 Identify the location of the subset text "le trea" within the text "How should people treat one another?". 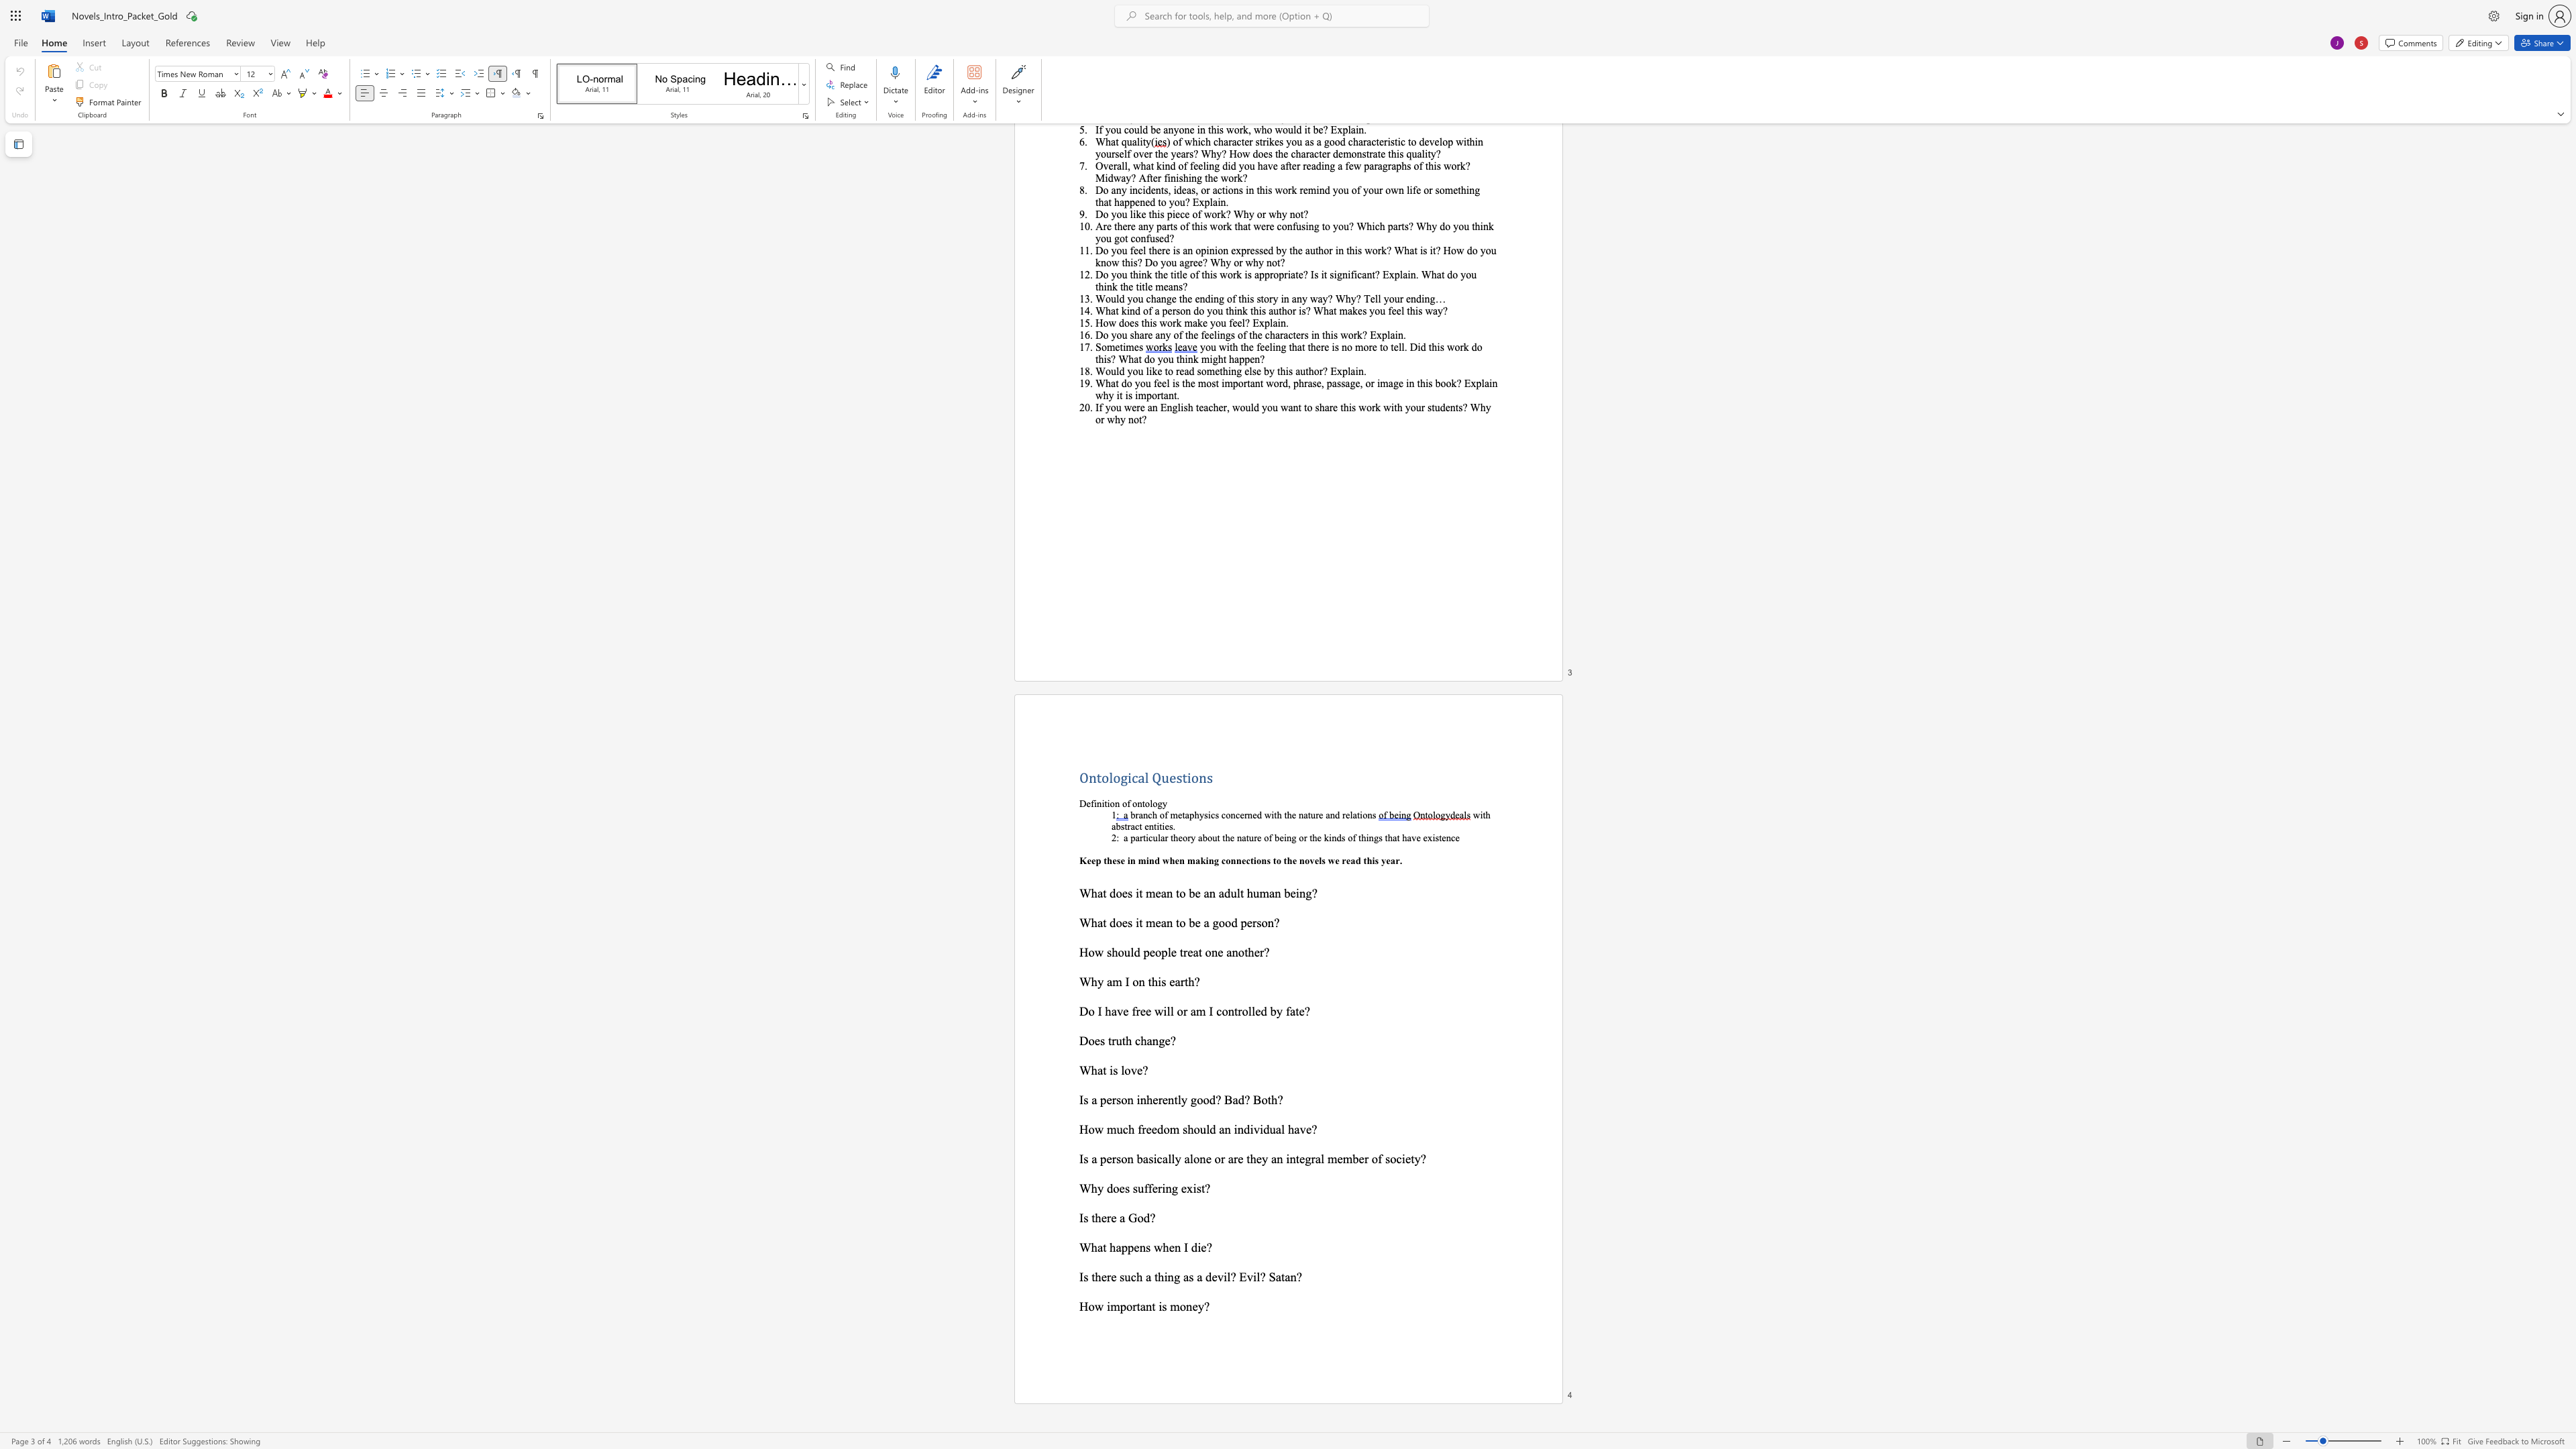
(1167, 951).